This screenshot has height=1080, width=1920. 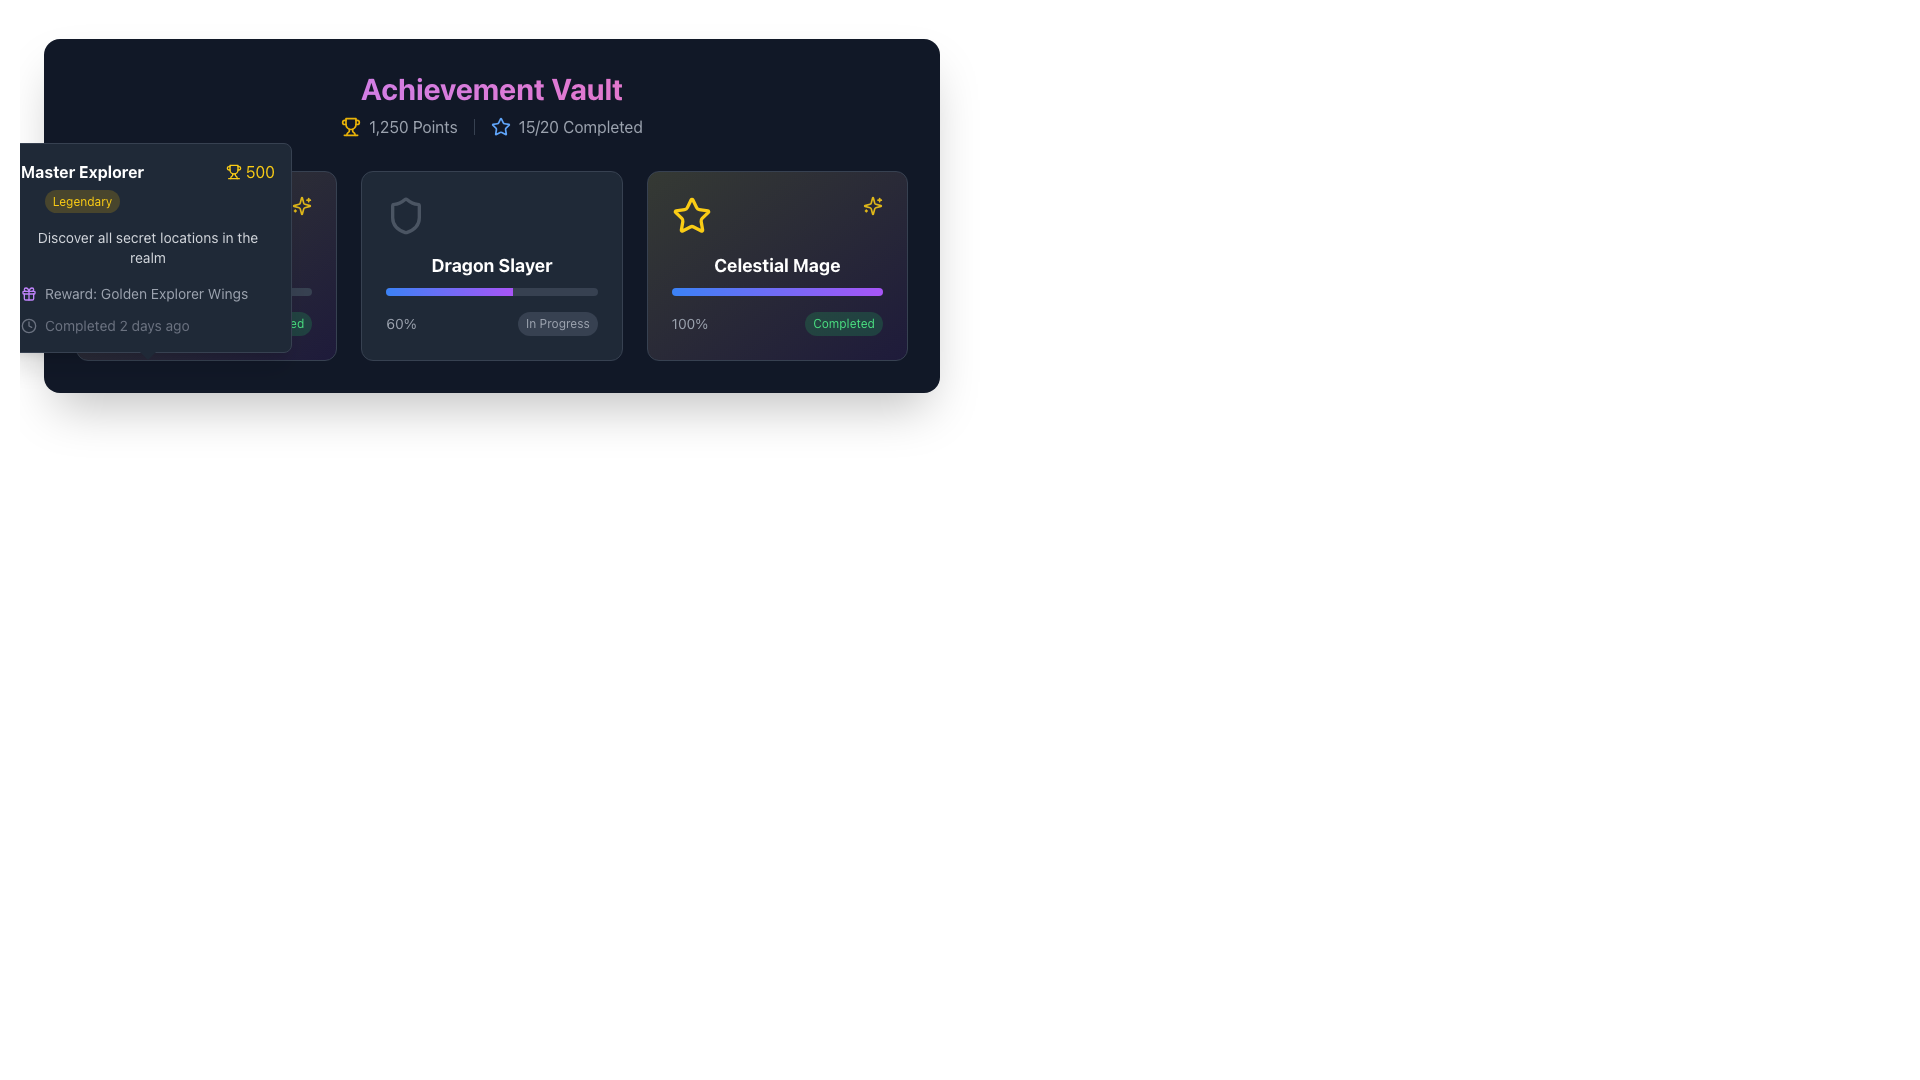 I want to click on the 'Master Explorer' achievement card located in the 'Achievement Vault' section, which is the first card in a group of three, positioned on the leftmost side, so click(x=206, y=265).